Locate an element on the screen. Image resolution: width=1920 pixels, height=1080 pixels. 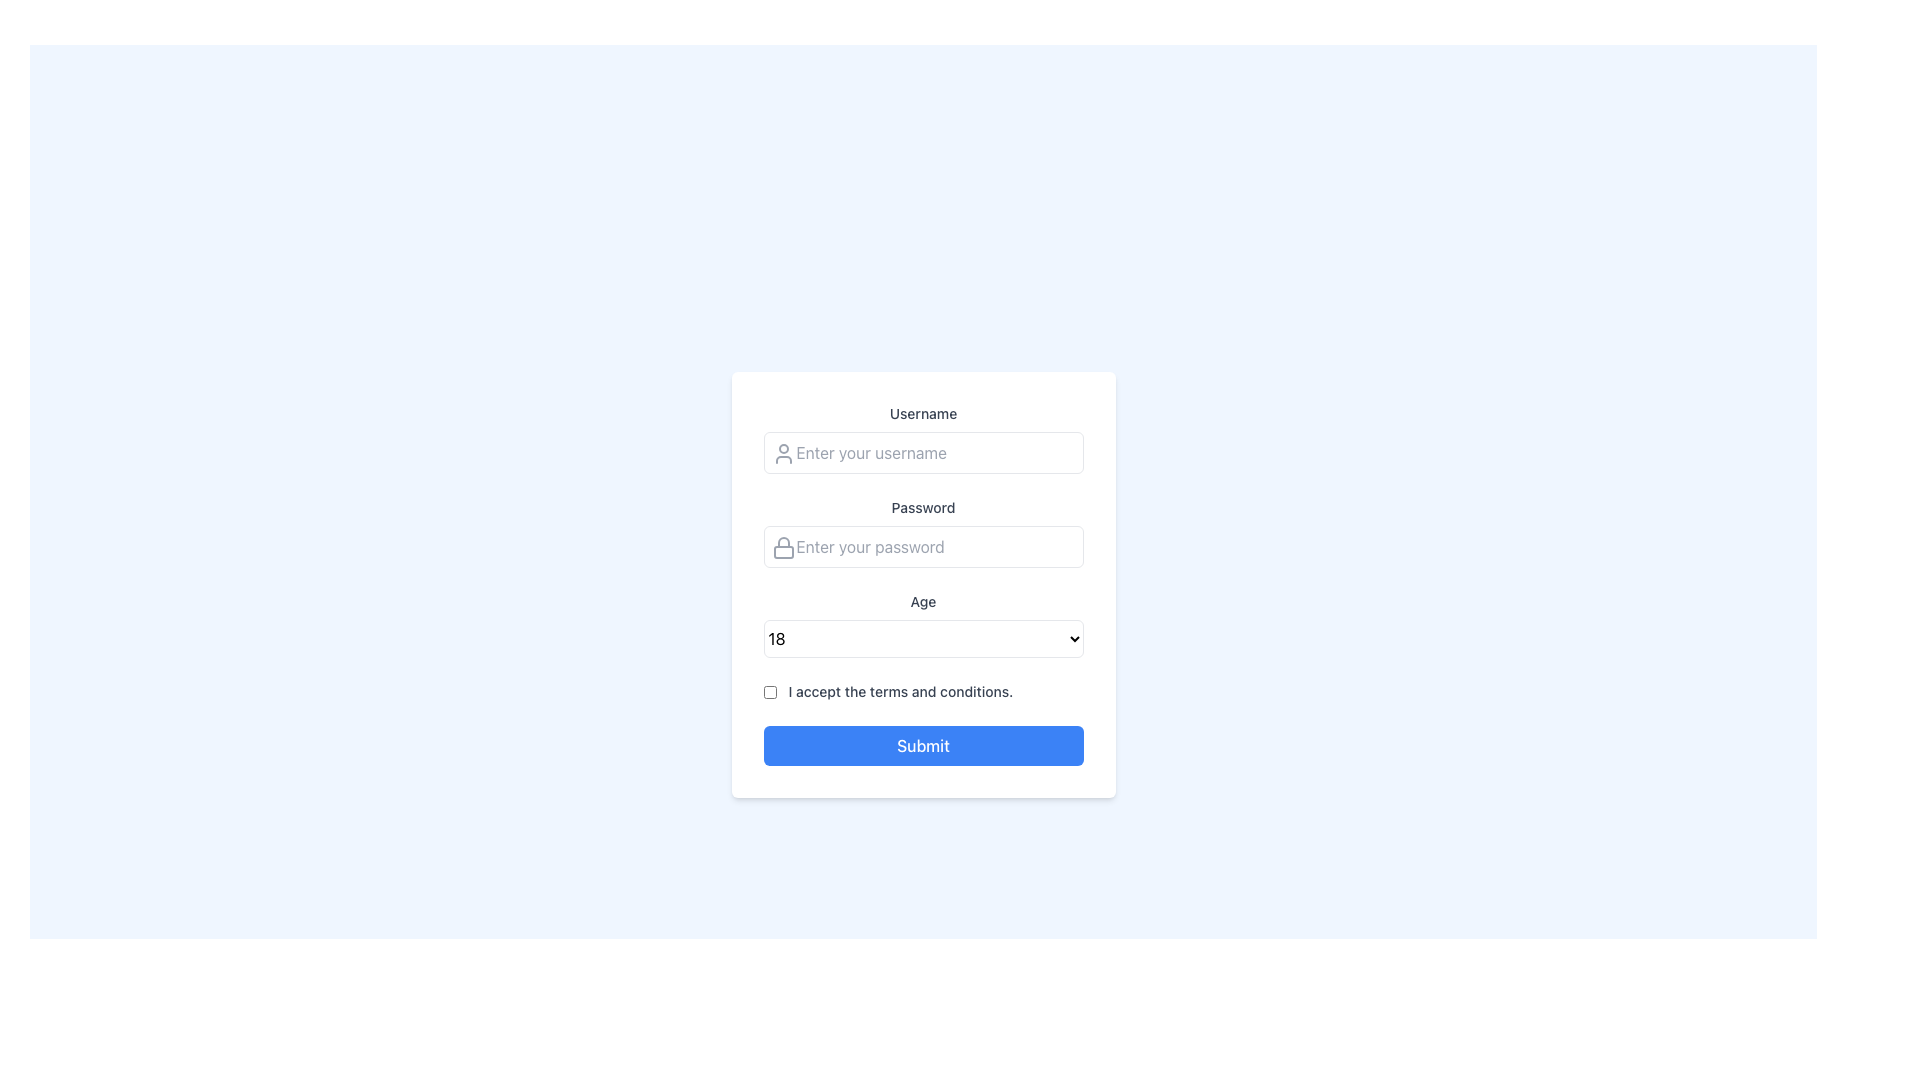
the lock icon, which is a light gray icon with a modern design located to the left of the 'Password' input field in the login form is located at coordinates (782, 547).